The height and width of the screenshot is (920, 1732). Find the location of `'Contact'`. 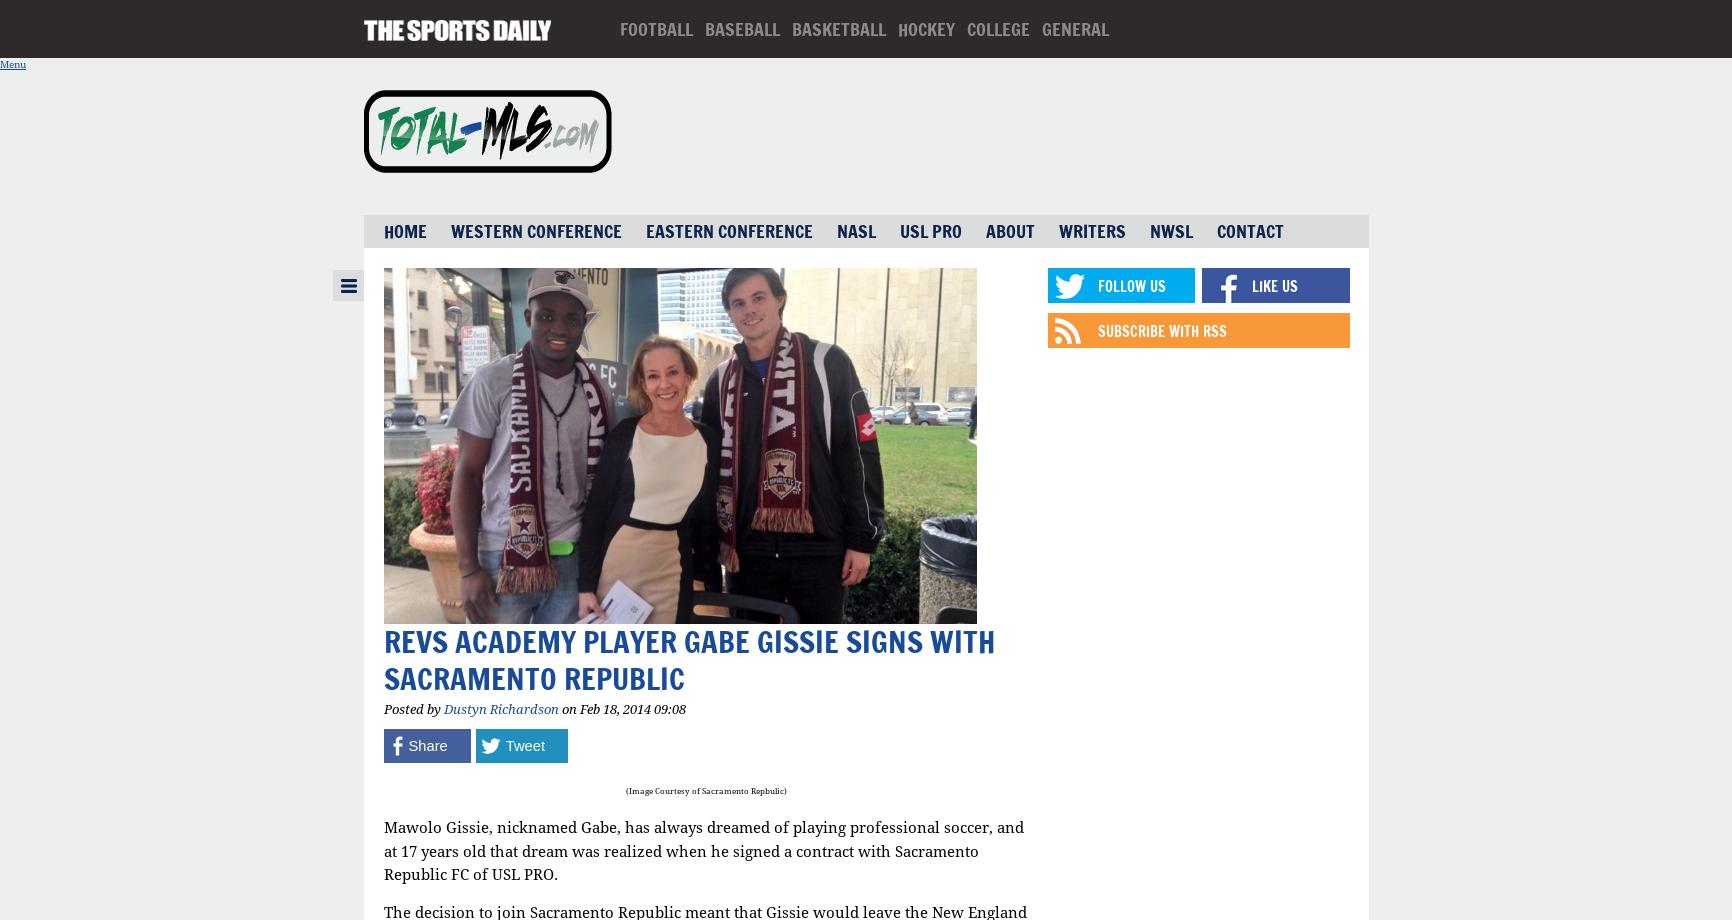

'Contact' is located at coordinates (1215, 231).